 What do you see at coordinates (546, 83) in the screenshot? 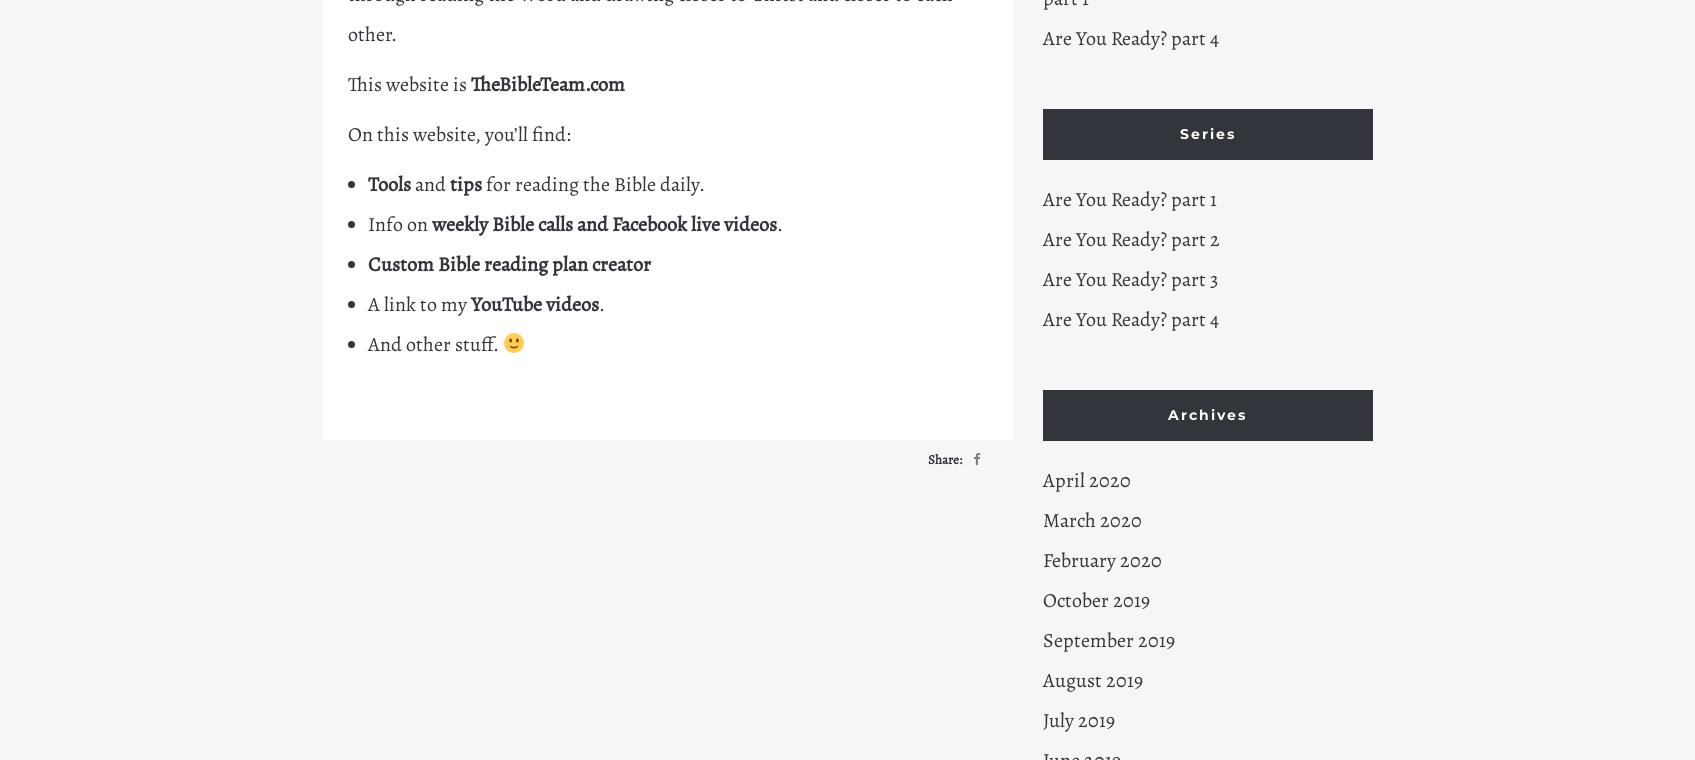
I see `'TheBibleTeam.com'` at bounding box center [546, 83].